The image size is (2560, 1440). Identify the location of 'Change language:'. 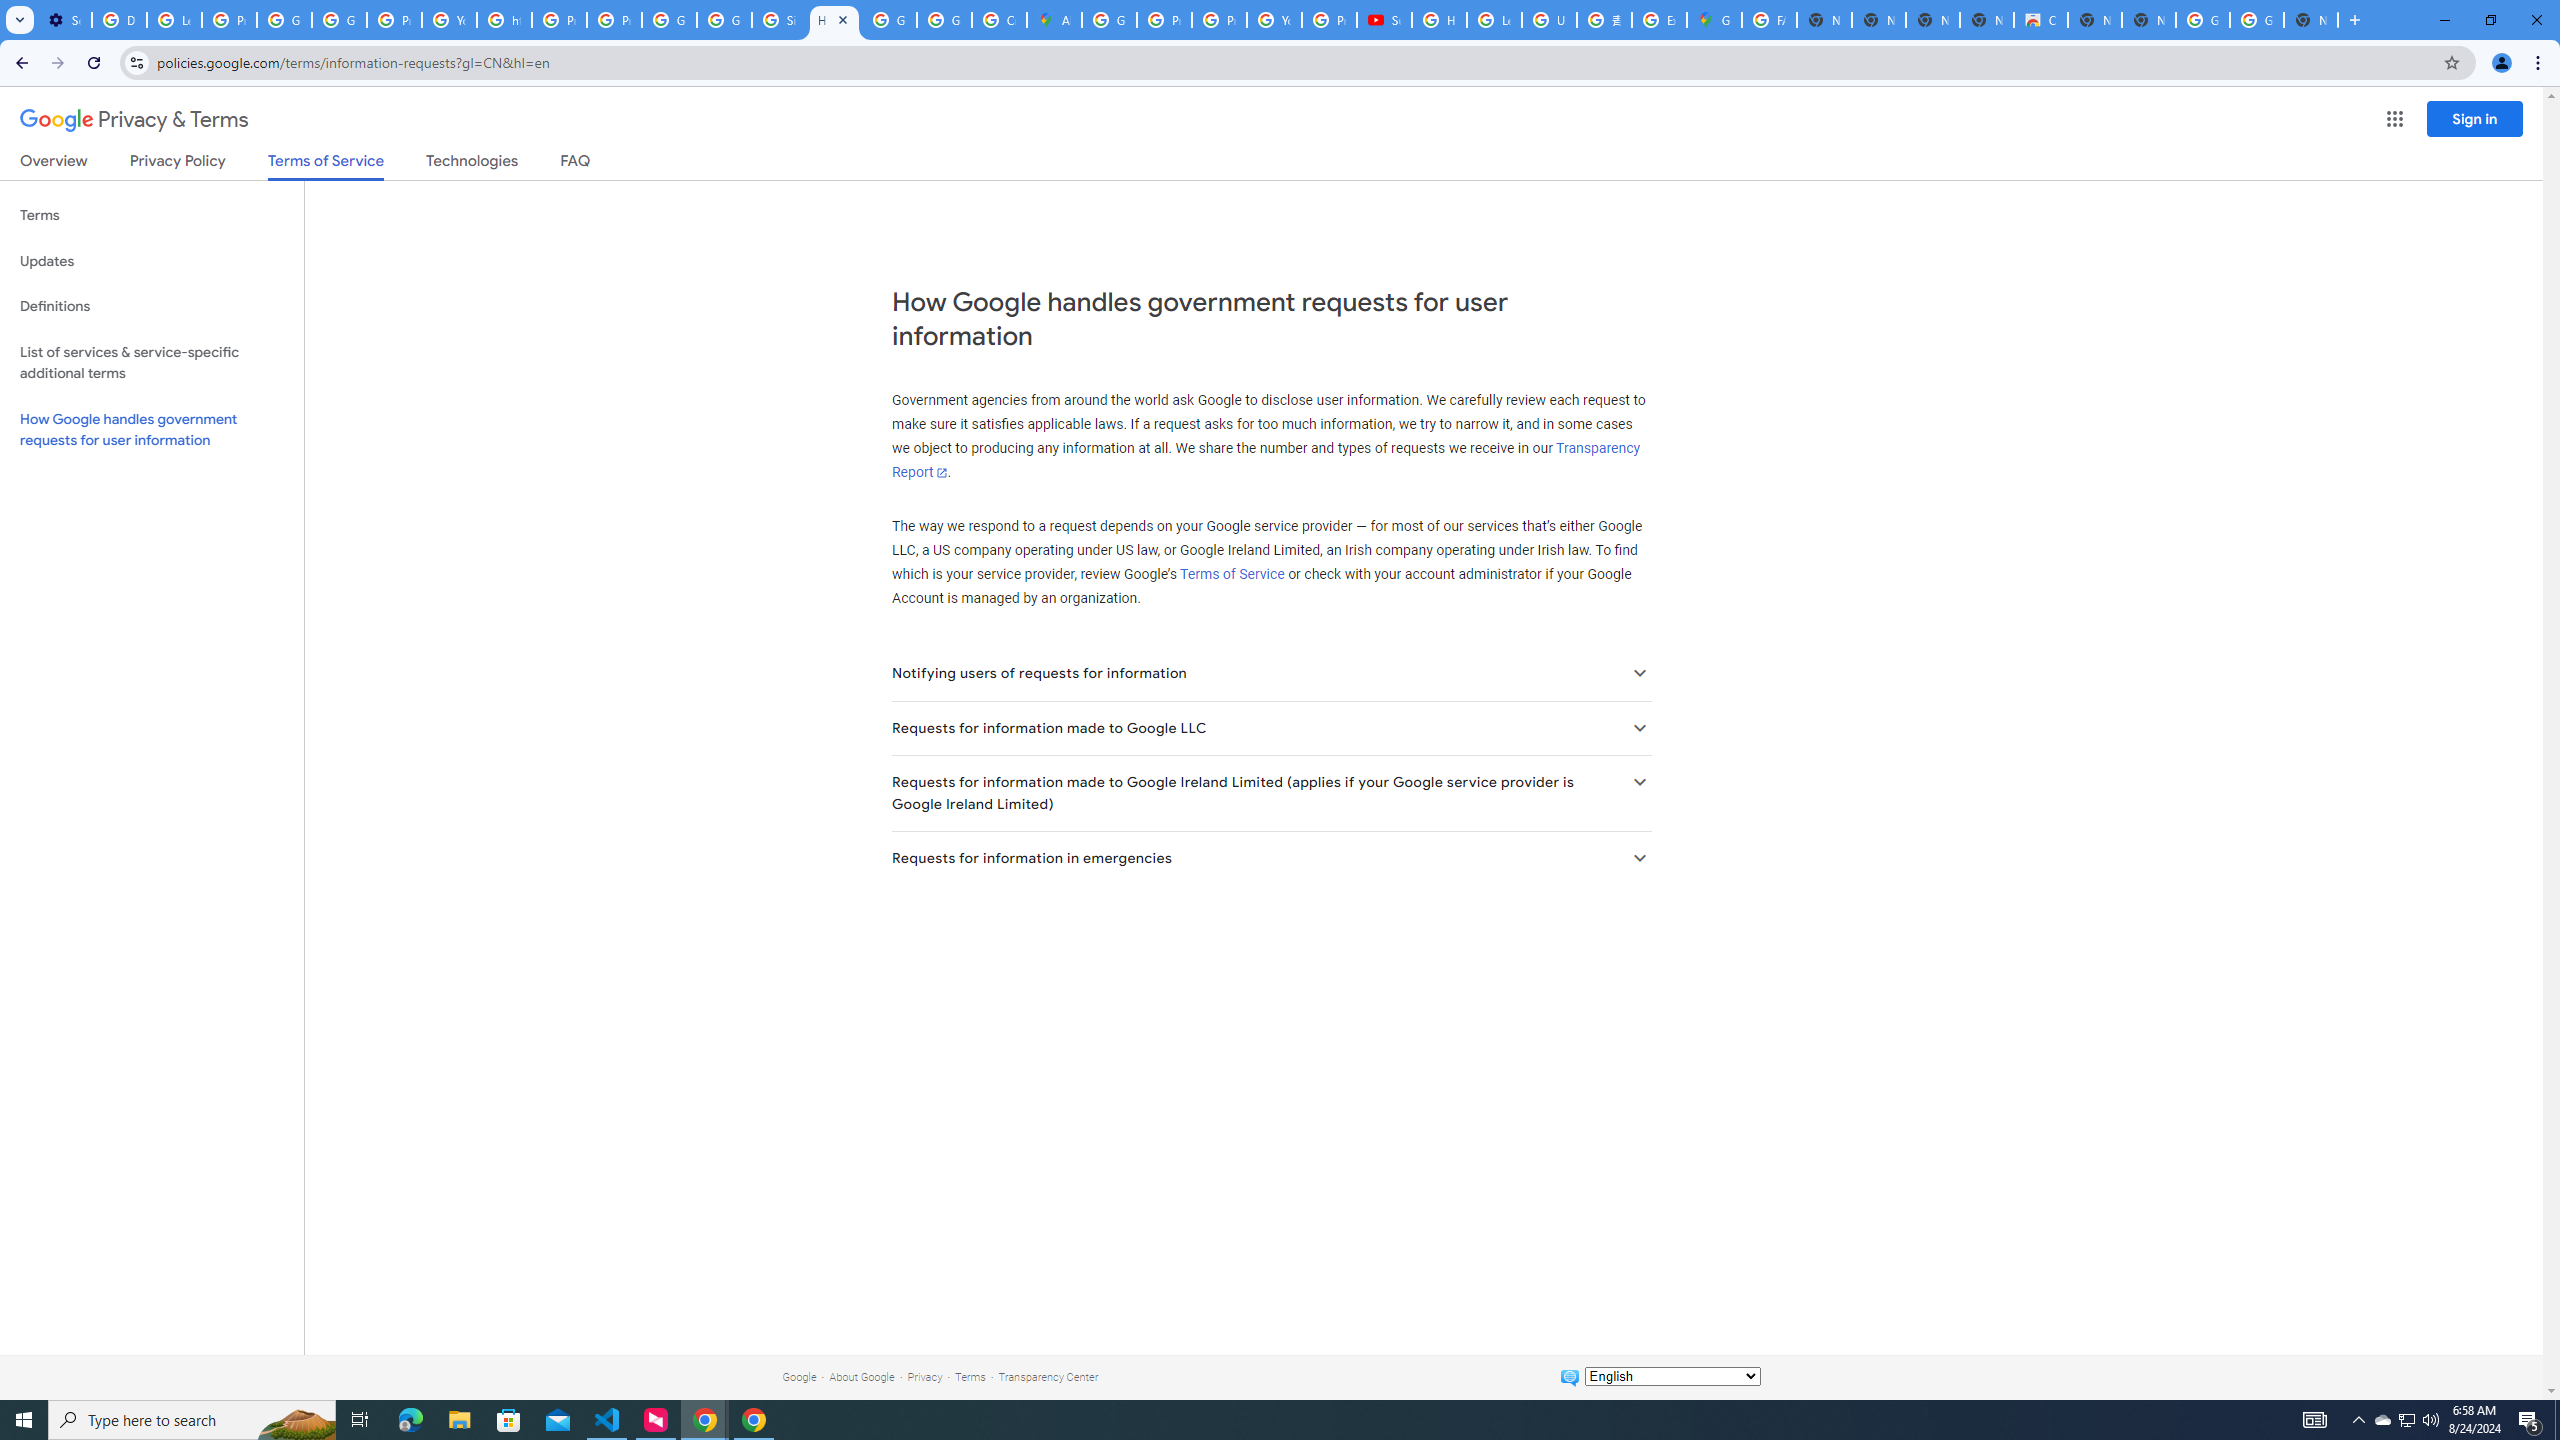
(1671, 1374).